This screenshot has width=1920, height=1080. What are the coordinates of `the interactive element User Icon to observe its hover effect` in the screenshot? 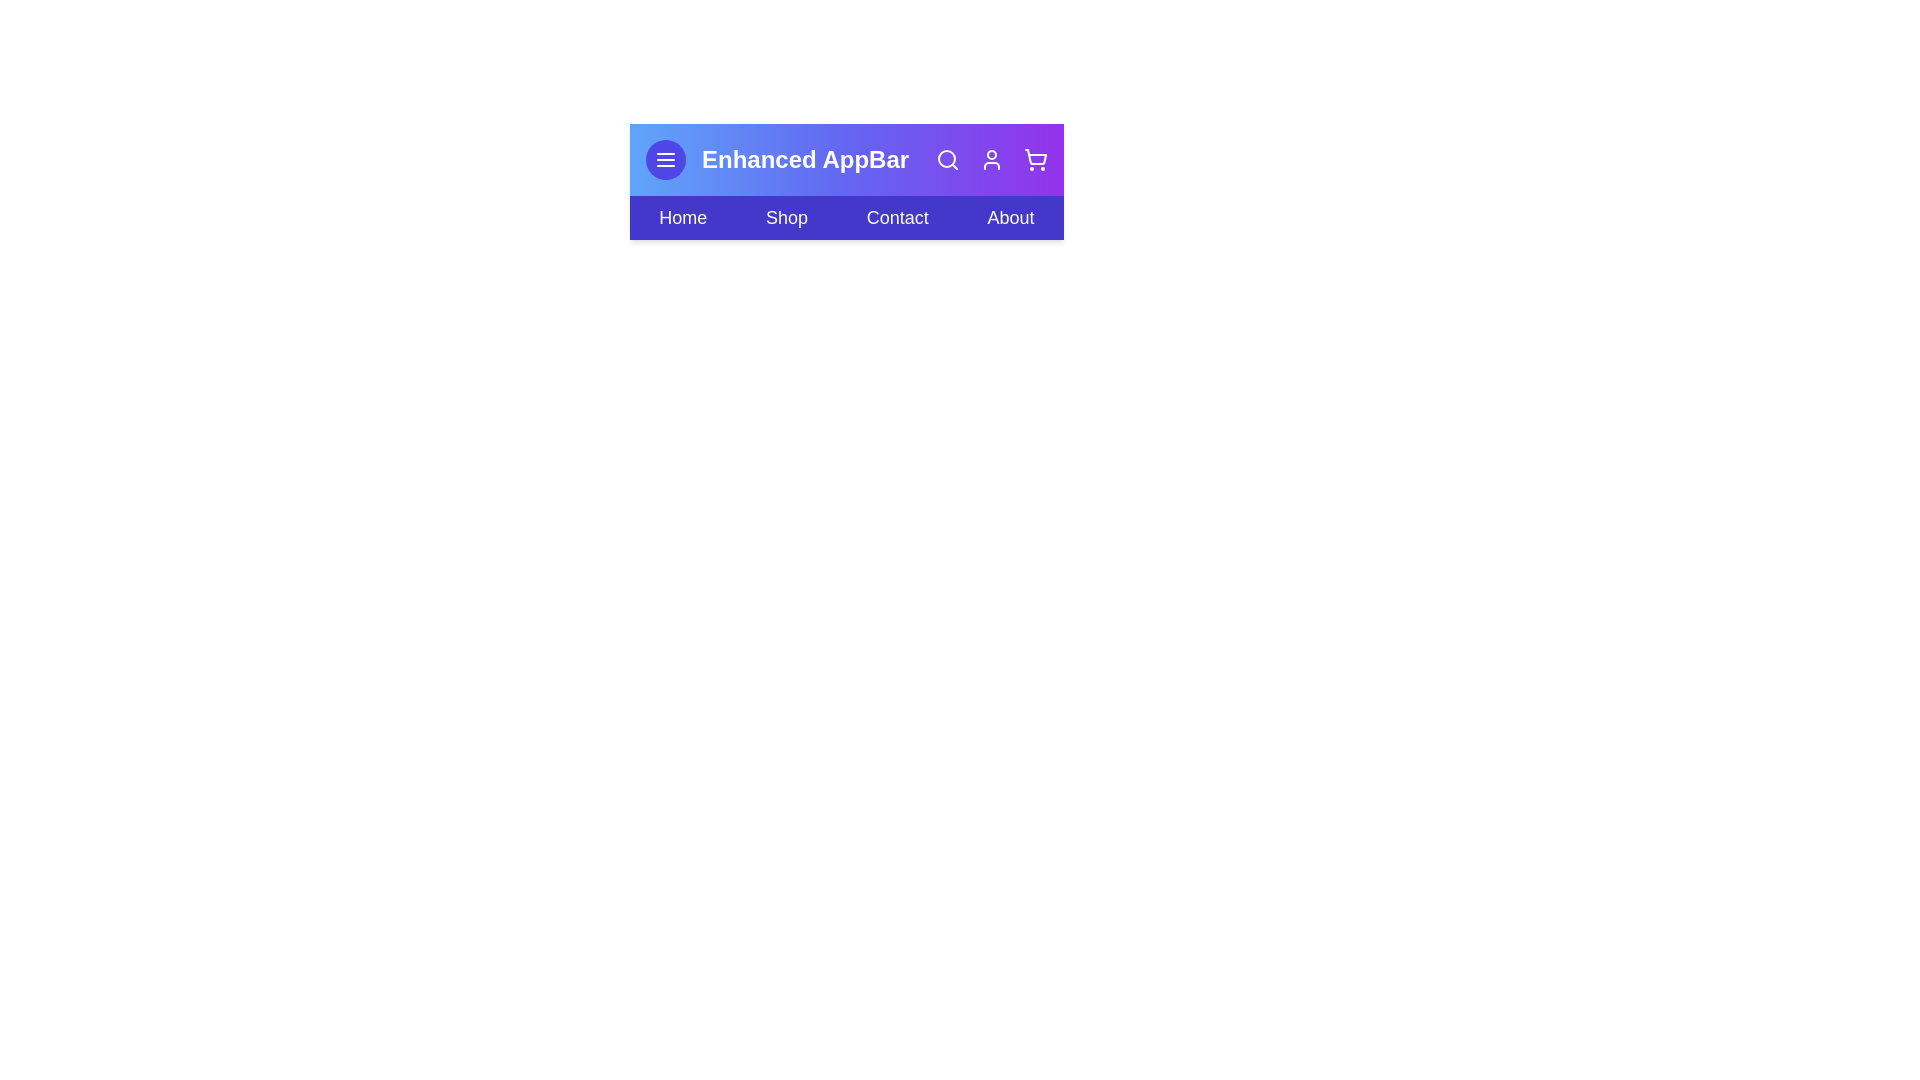 It's located at (992, 158).